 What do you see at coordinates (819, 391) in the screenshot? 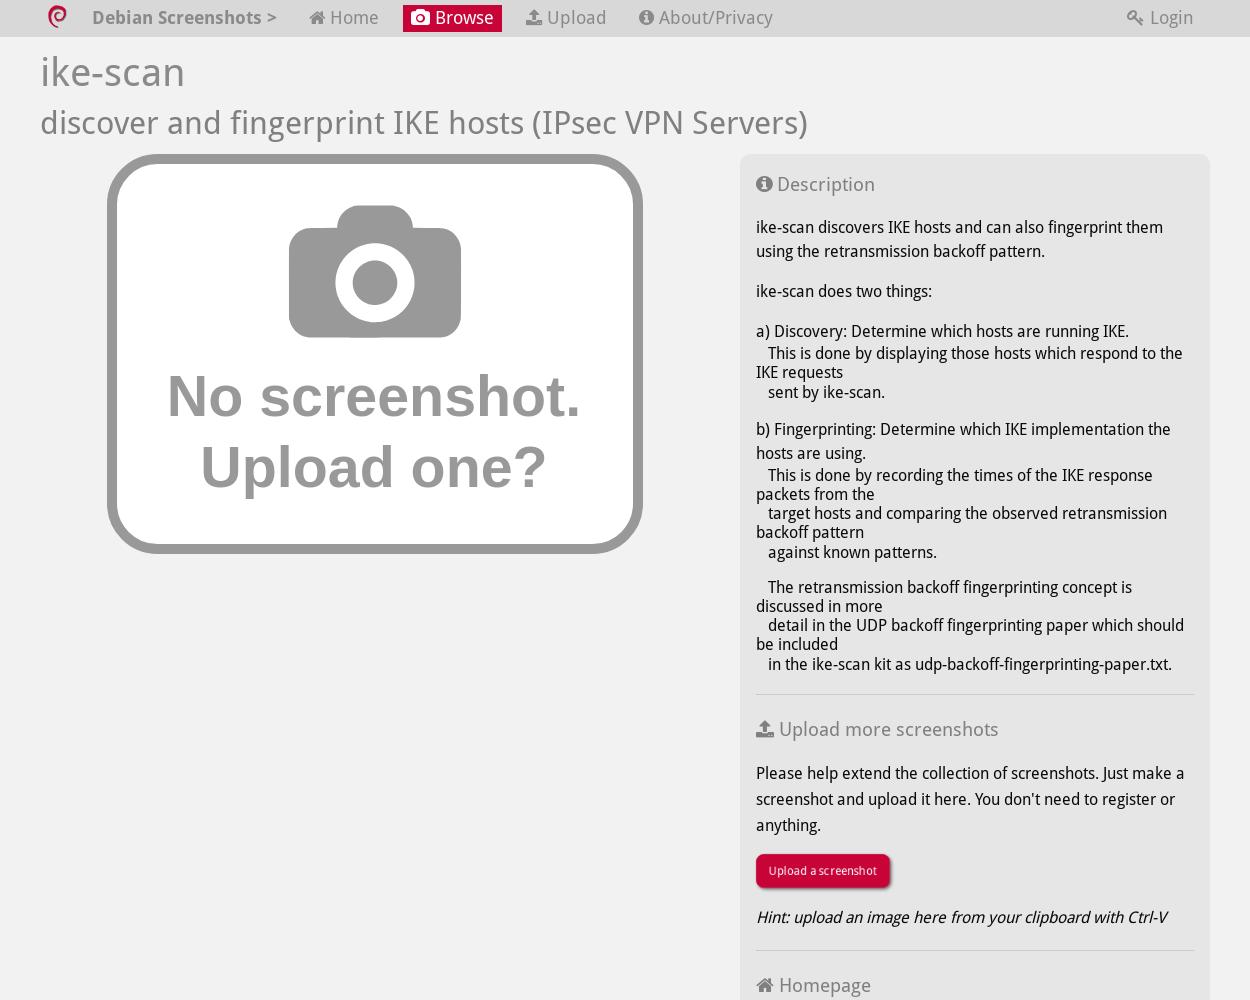
I see `'sent by ike-scan.'` at bounding box center [819, 391].